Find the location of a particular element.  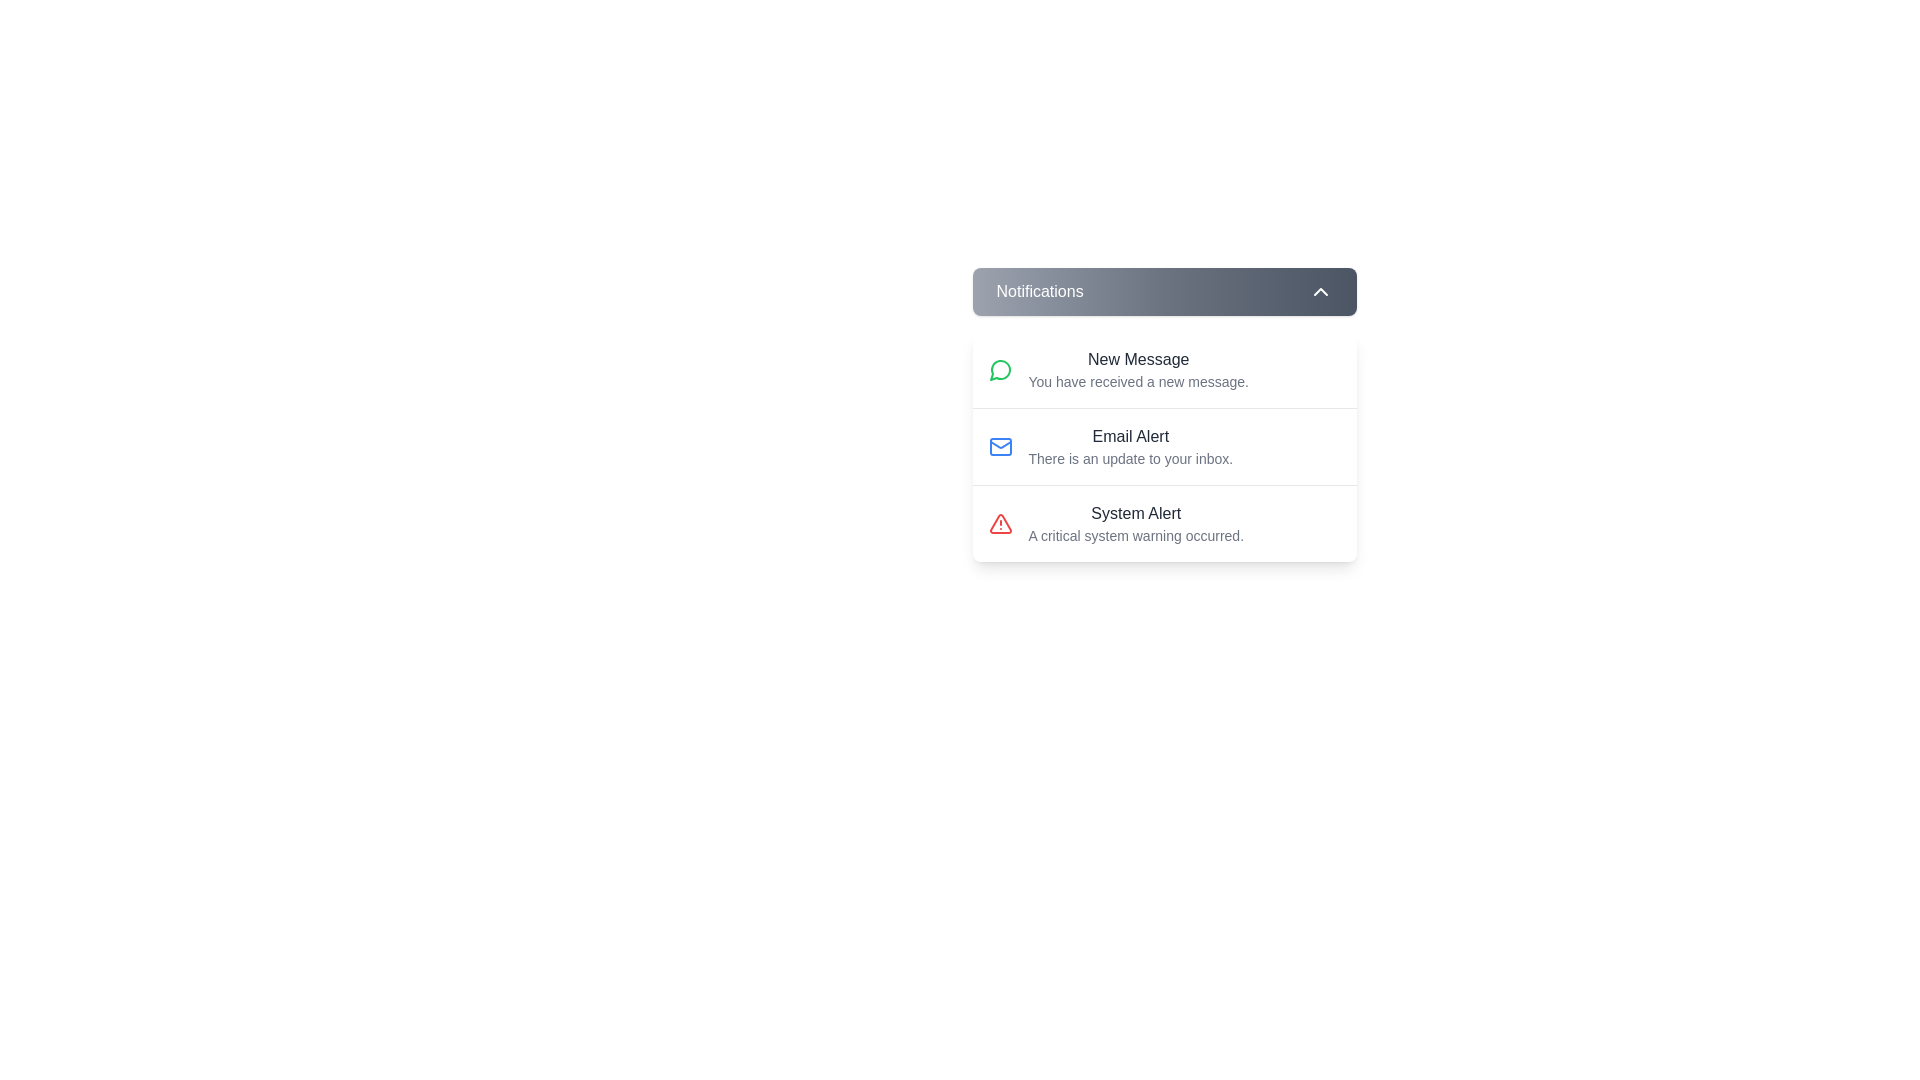

the text label displaying the message 'You have received a new message.' which is located below the title 'New Message' in the notification card is located at coordinates (1138, 381).